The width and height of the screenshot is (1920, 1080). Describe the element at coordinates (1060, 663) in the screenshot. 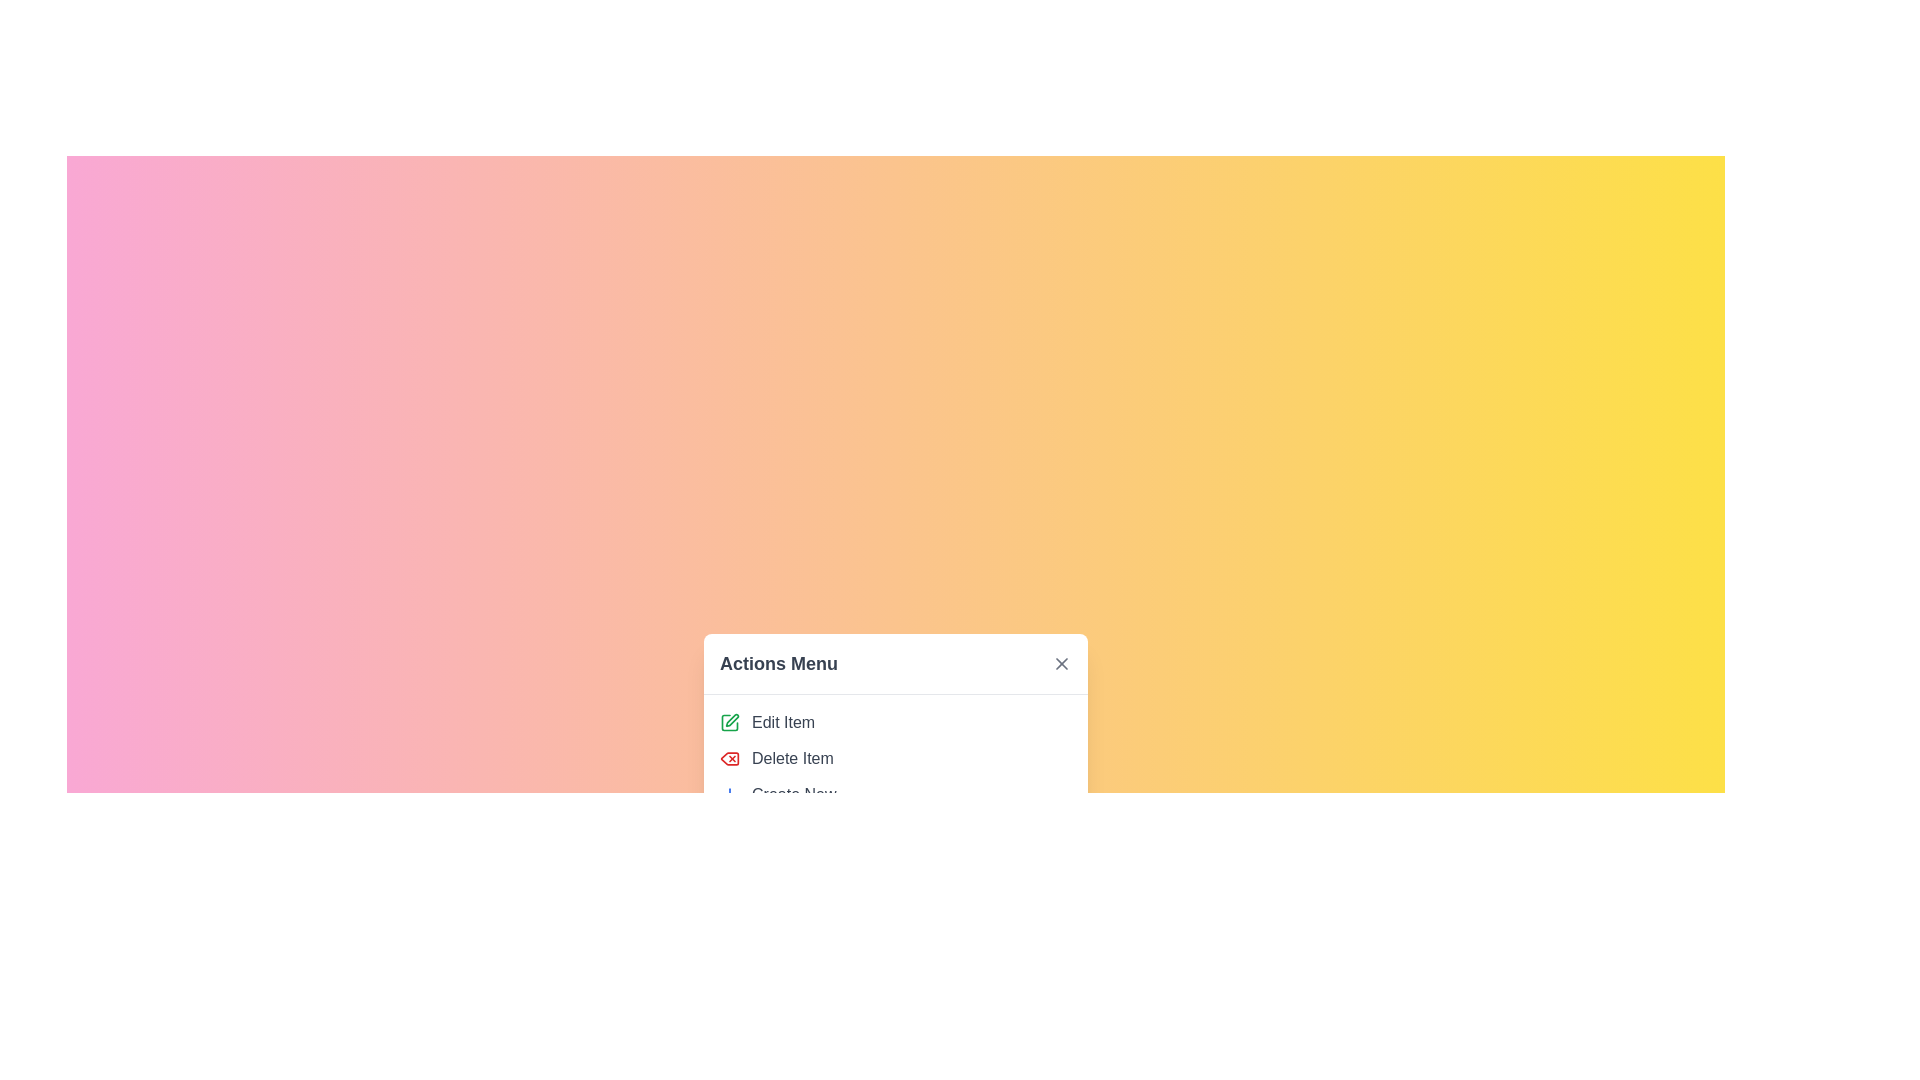

I see `the close button icon located in the top-right corner of the 'Actions Menu' pop-up` at that location.